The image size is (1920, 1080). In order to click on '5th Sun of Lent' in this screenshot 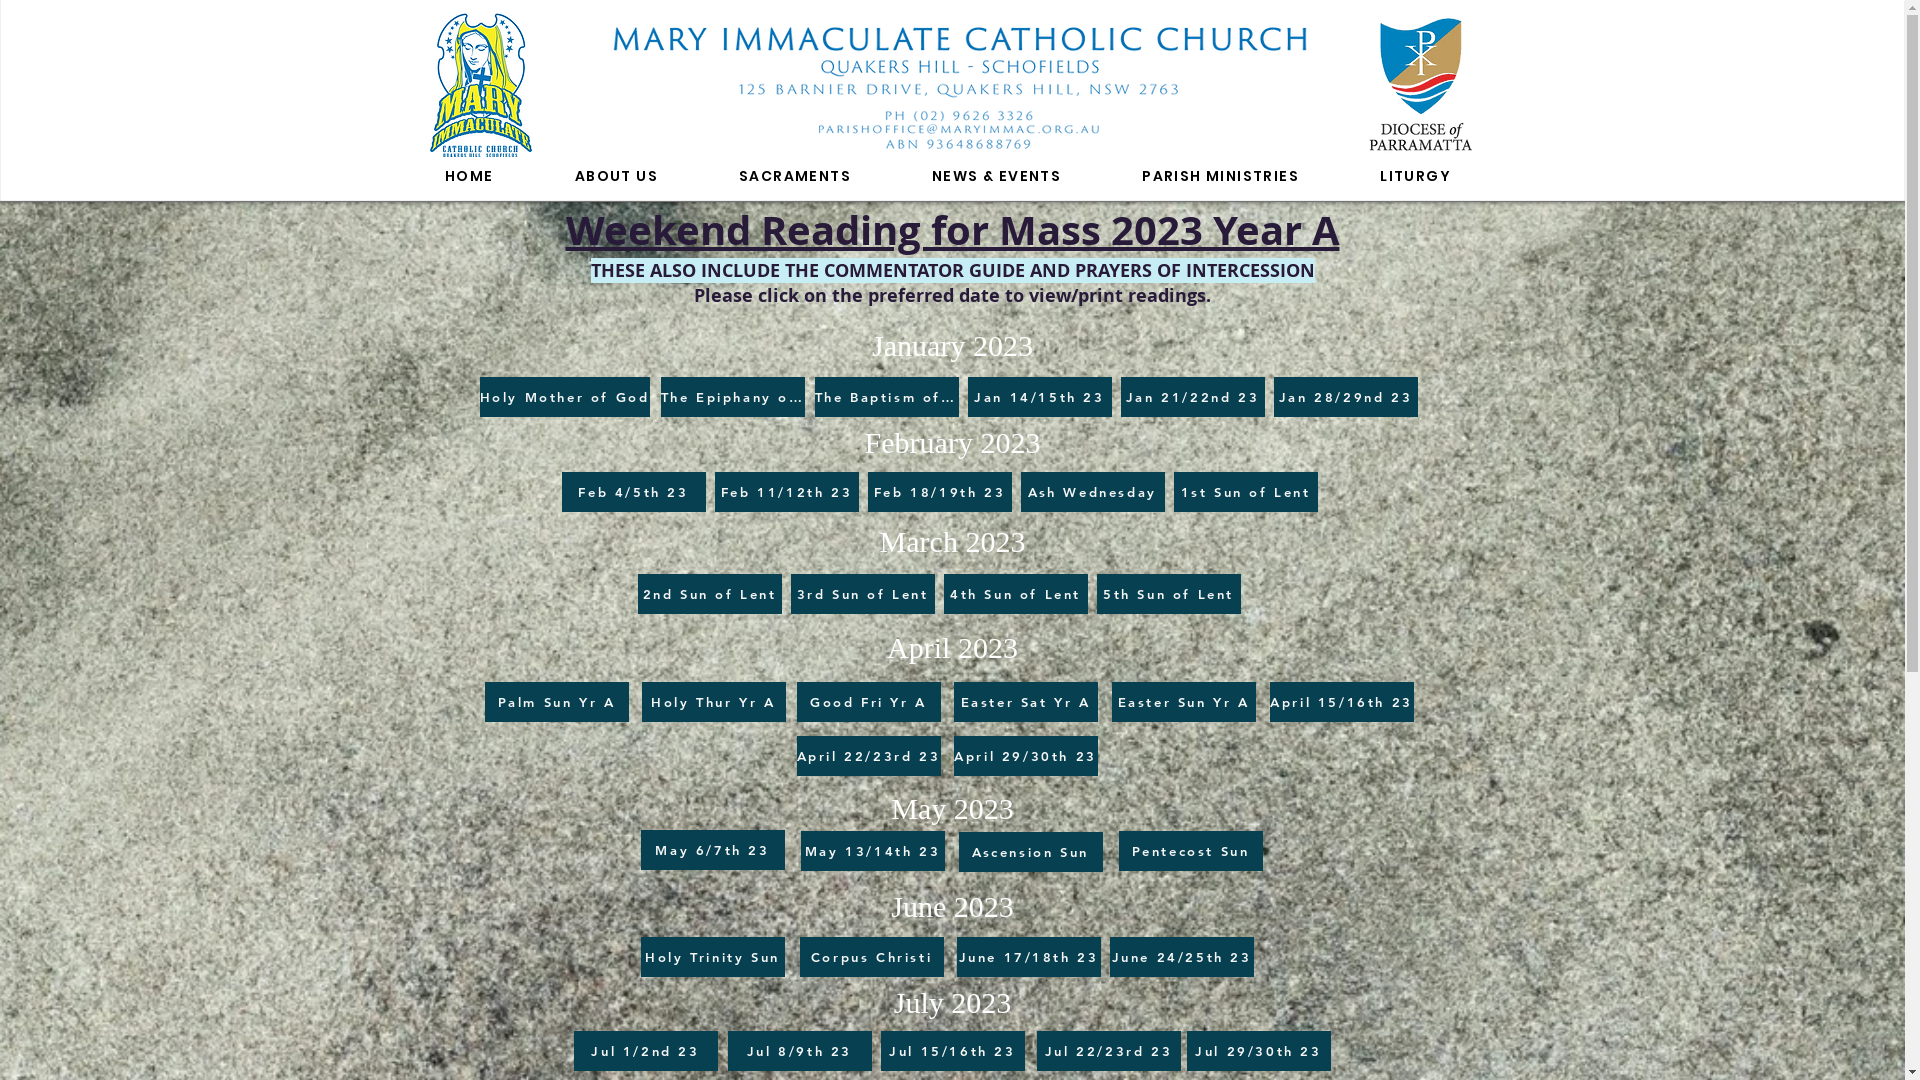, I will do `click(1167, 593)`.